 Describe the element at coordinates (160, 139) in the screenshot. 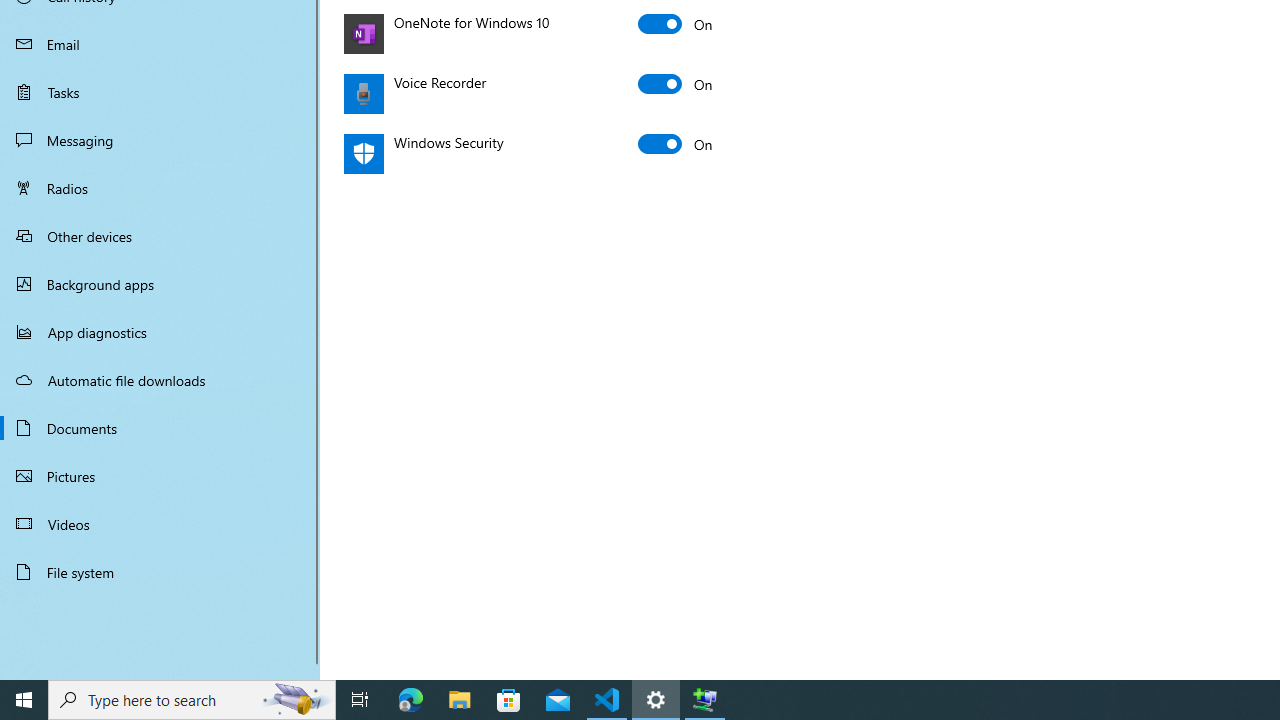

I see `'Messaging'` at that location.